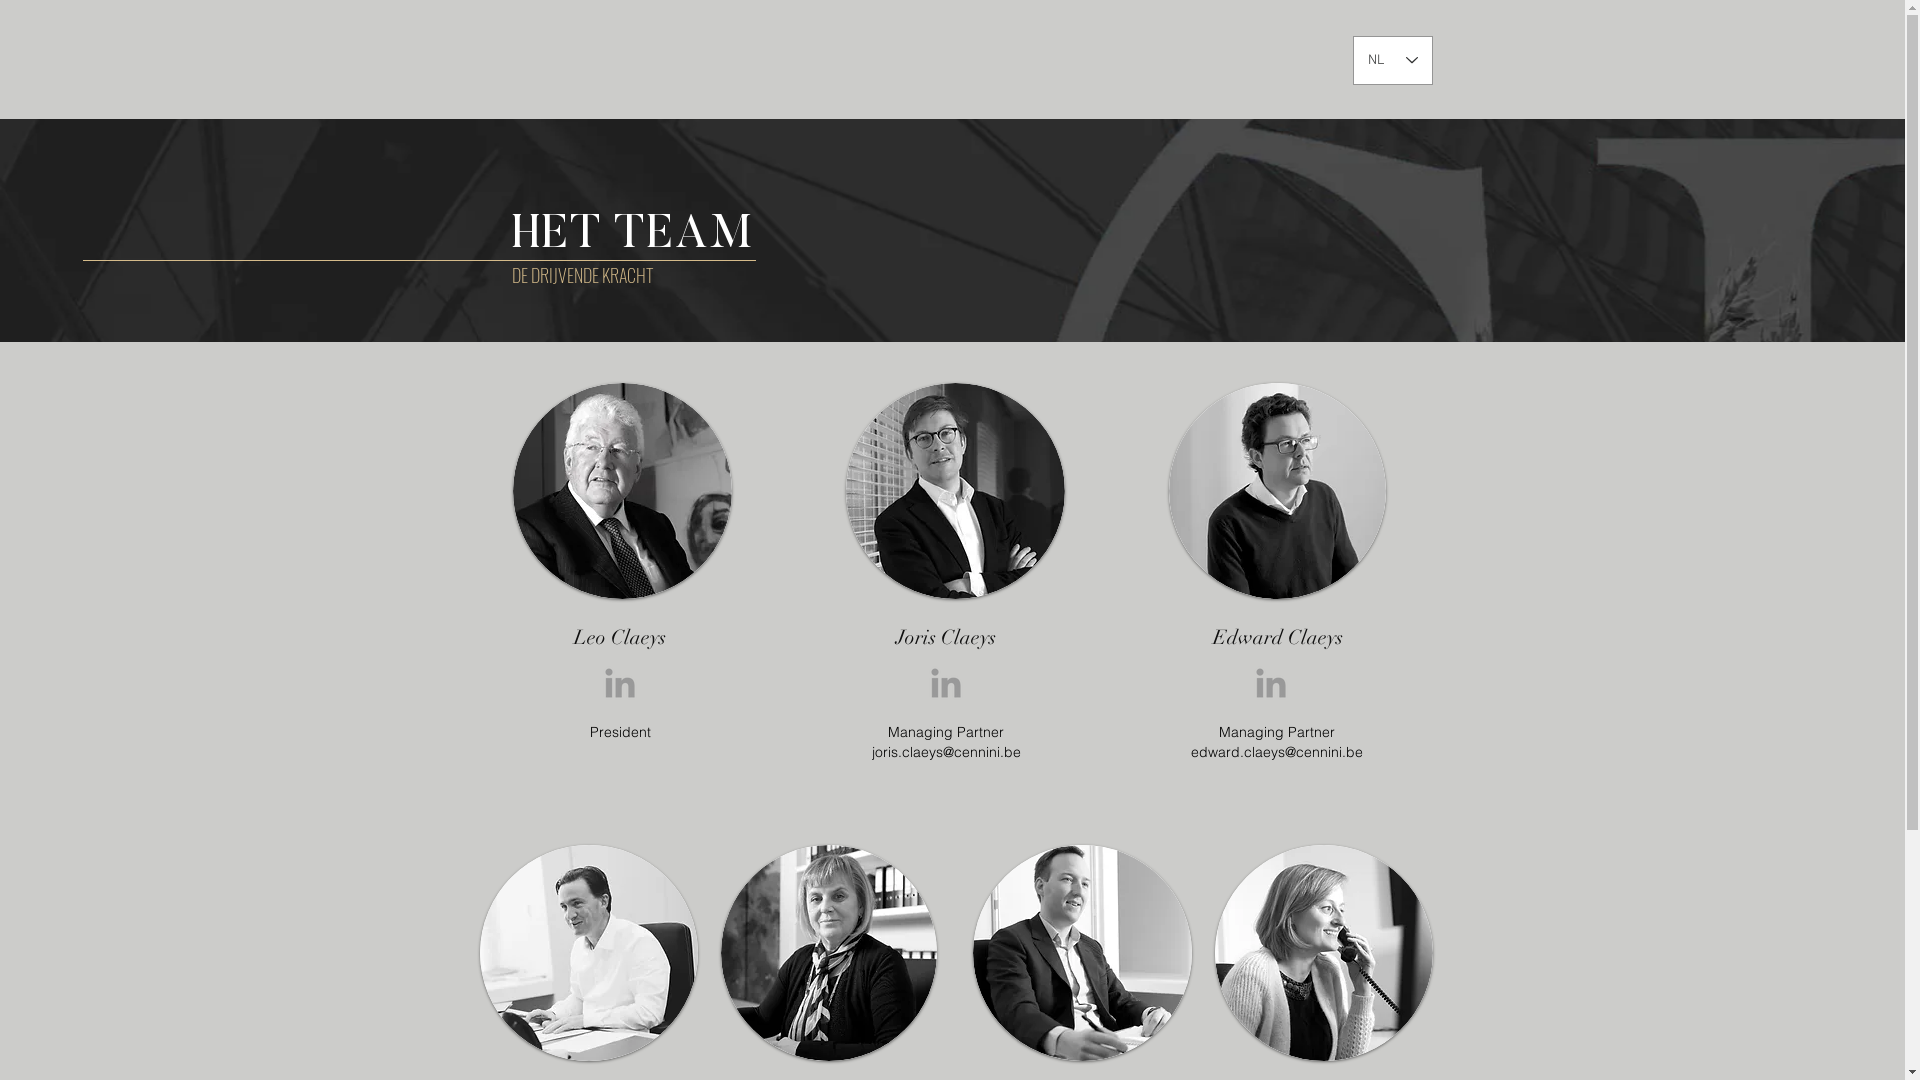 Image resolution: width=1920 pixels, height=1080 pixels. What do you see at coordinates (1227, 57) in the screenshot?
I see `'TEAM'` at bounding box center [1227, 57].